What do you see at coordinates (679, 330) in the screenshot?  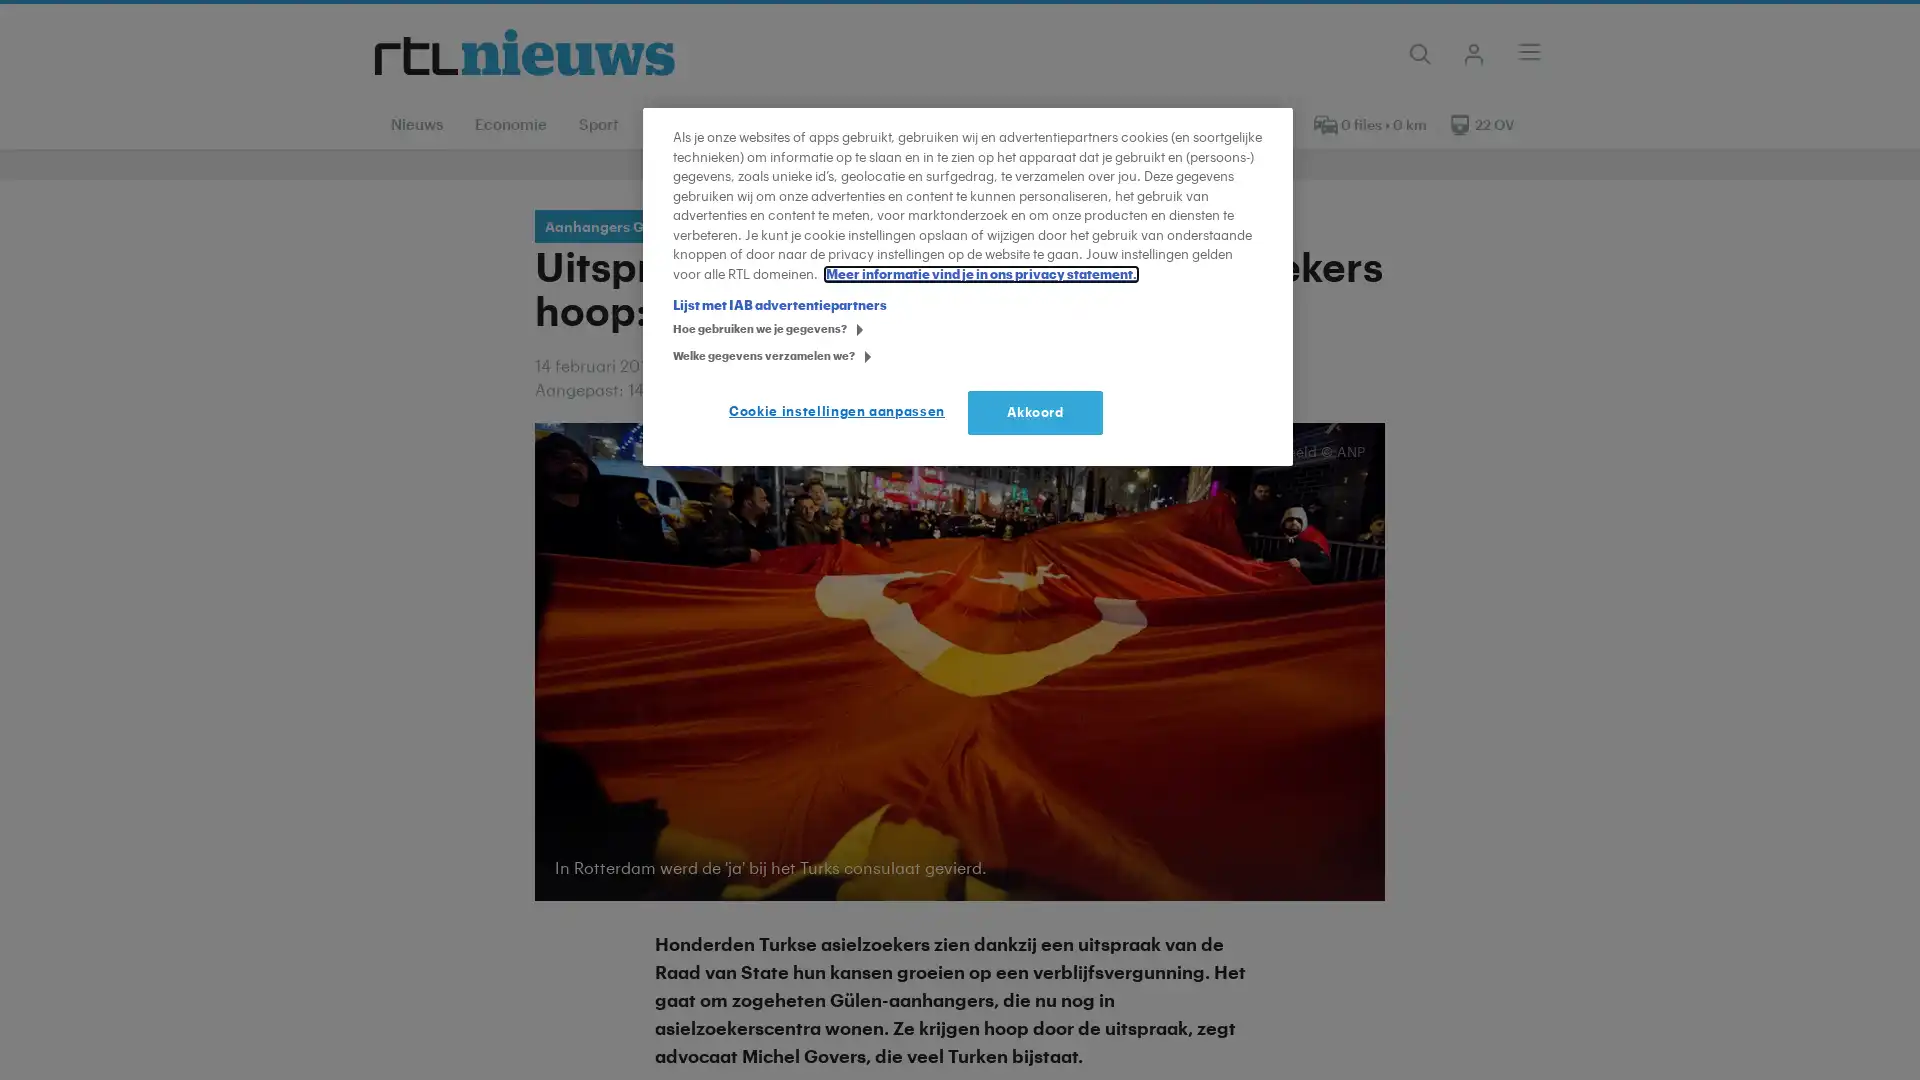 I see `Hoe gebruiken we je gegevens?` at bounding box center [679, 330].